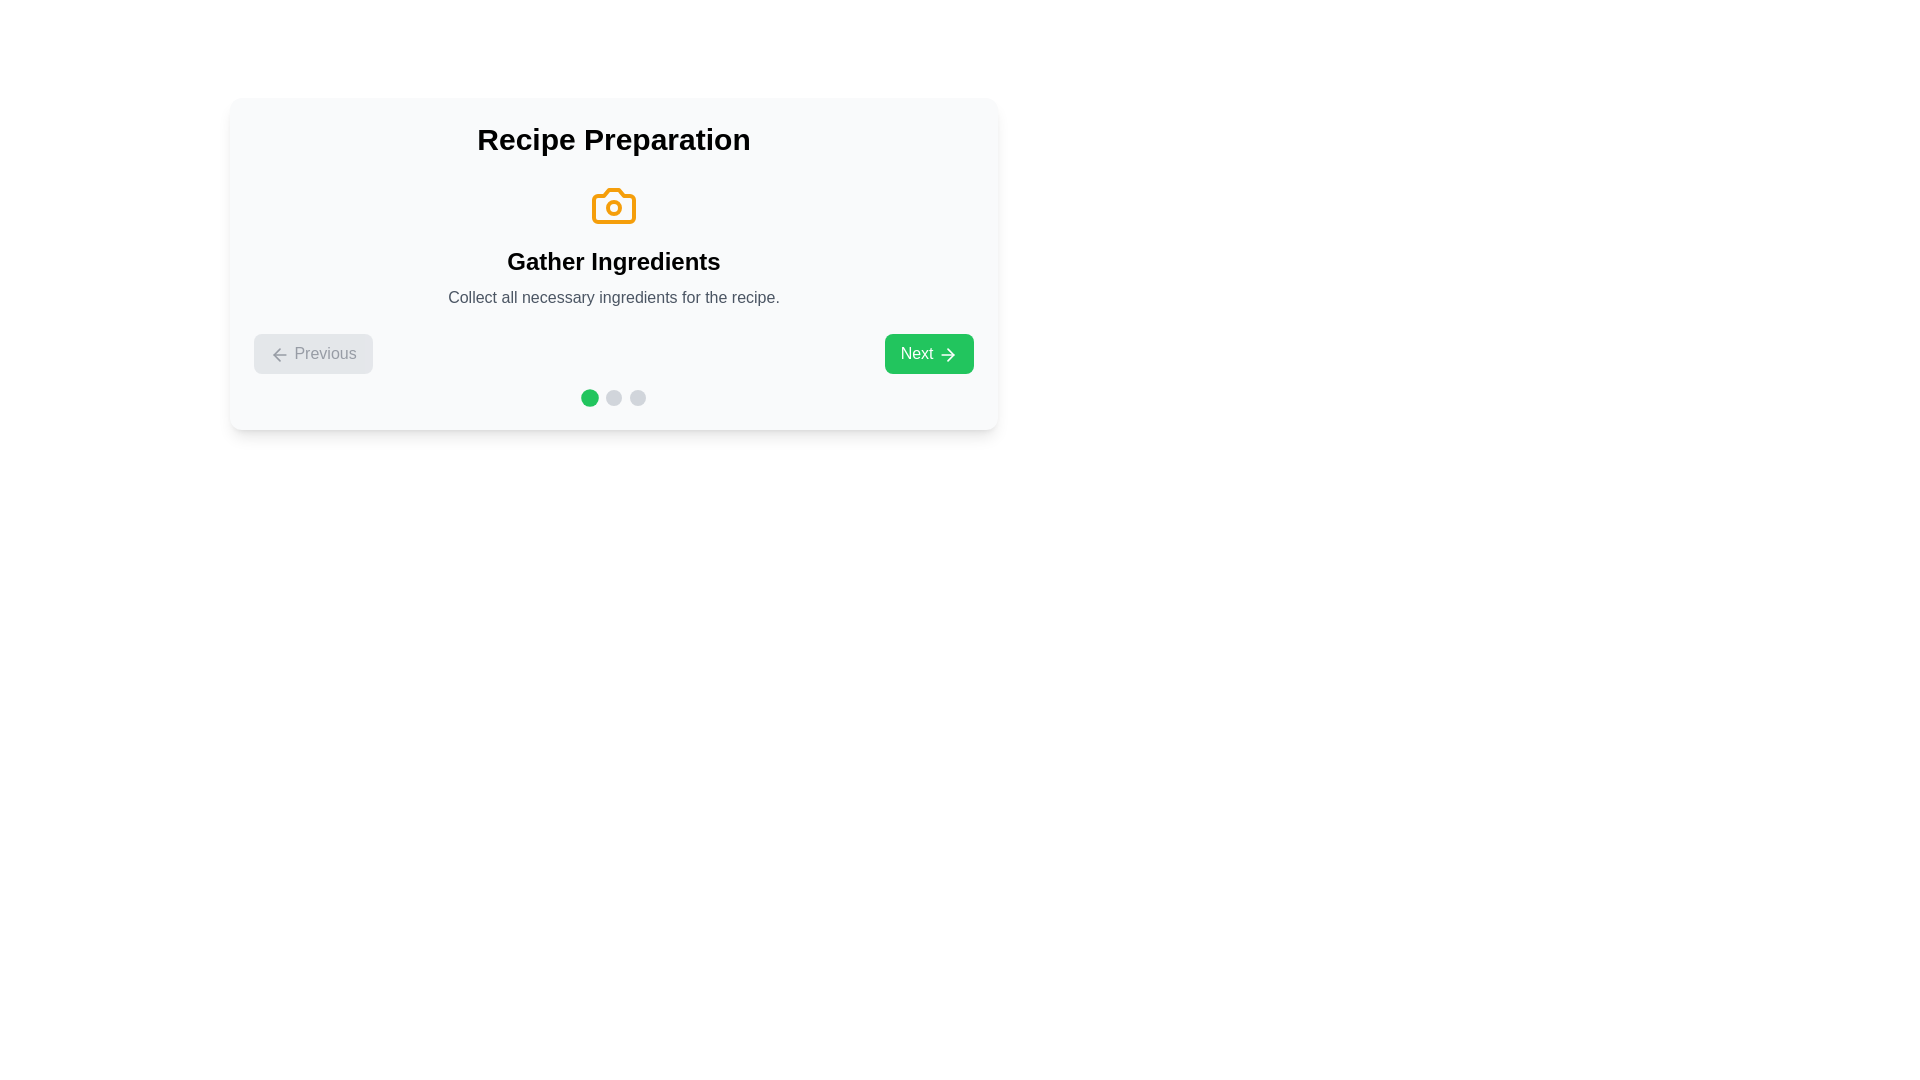 The height and width of the screenshot is (1080, 1920). What do you see at coordinates (613, 205) in the screenshot?
I see `the icon representing the action of capturing or gathering information, which is centered above the 'Gather Ingredients' title text in the main content area of the card` at bounding box center [613, 205].